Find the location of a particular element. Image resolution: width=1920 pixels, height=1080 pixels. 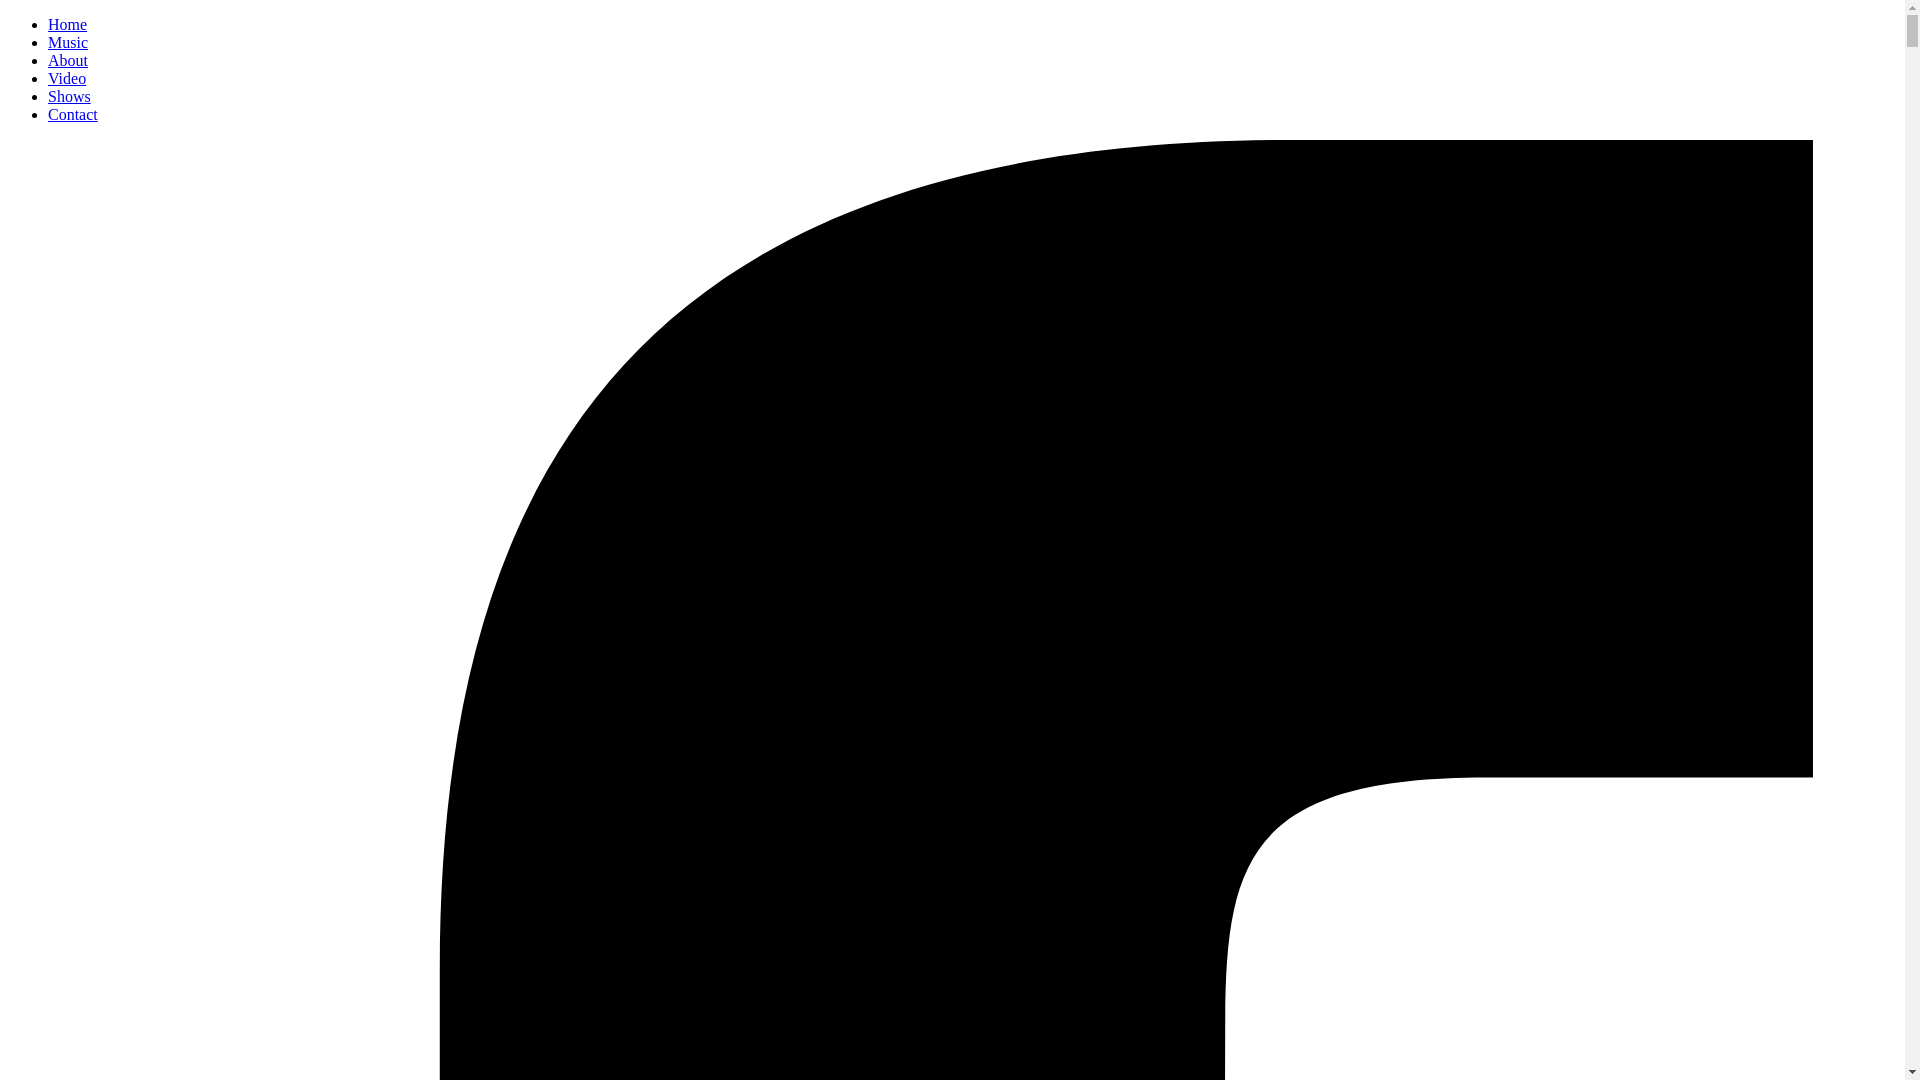

'Video' is located at coordinates (67, 77).